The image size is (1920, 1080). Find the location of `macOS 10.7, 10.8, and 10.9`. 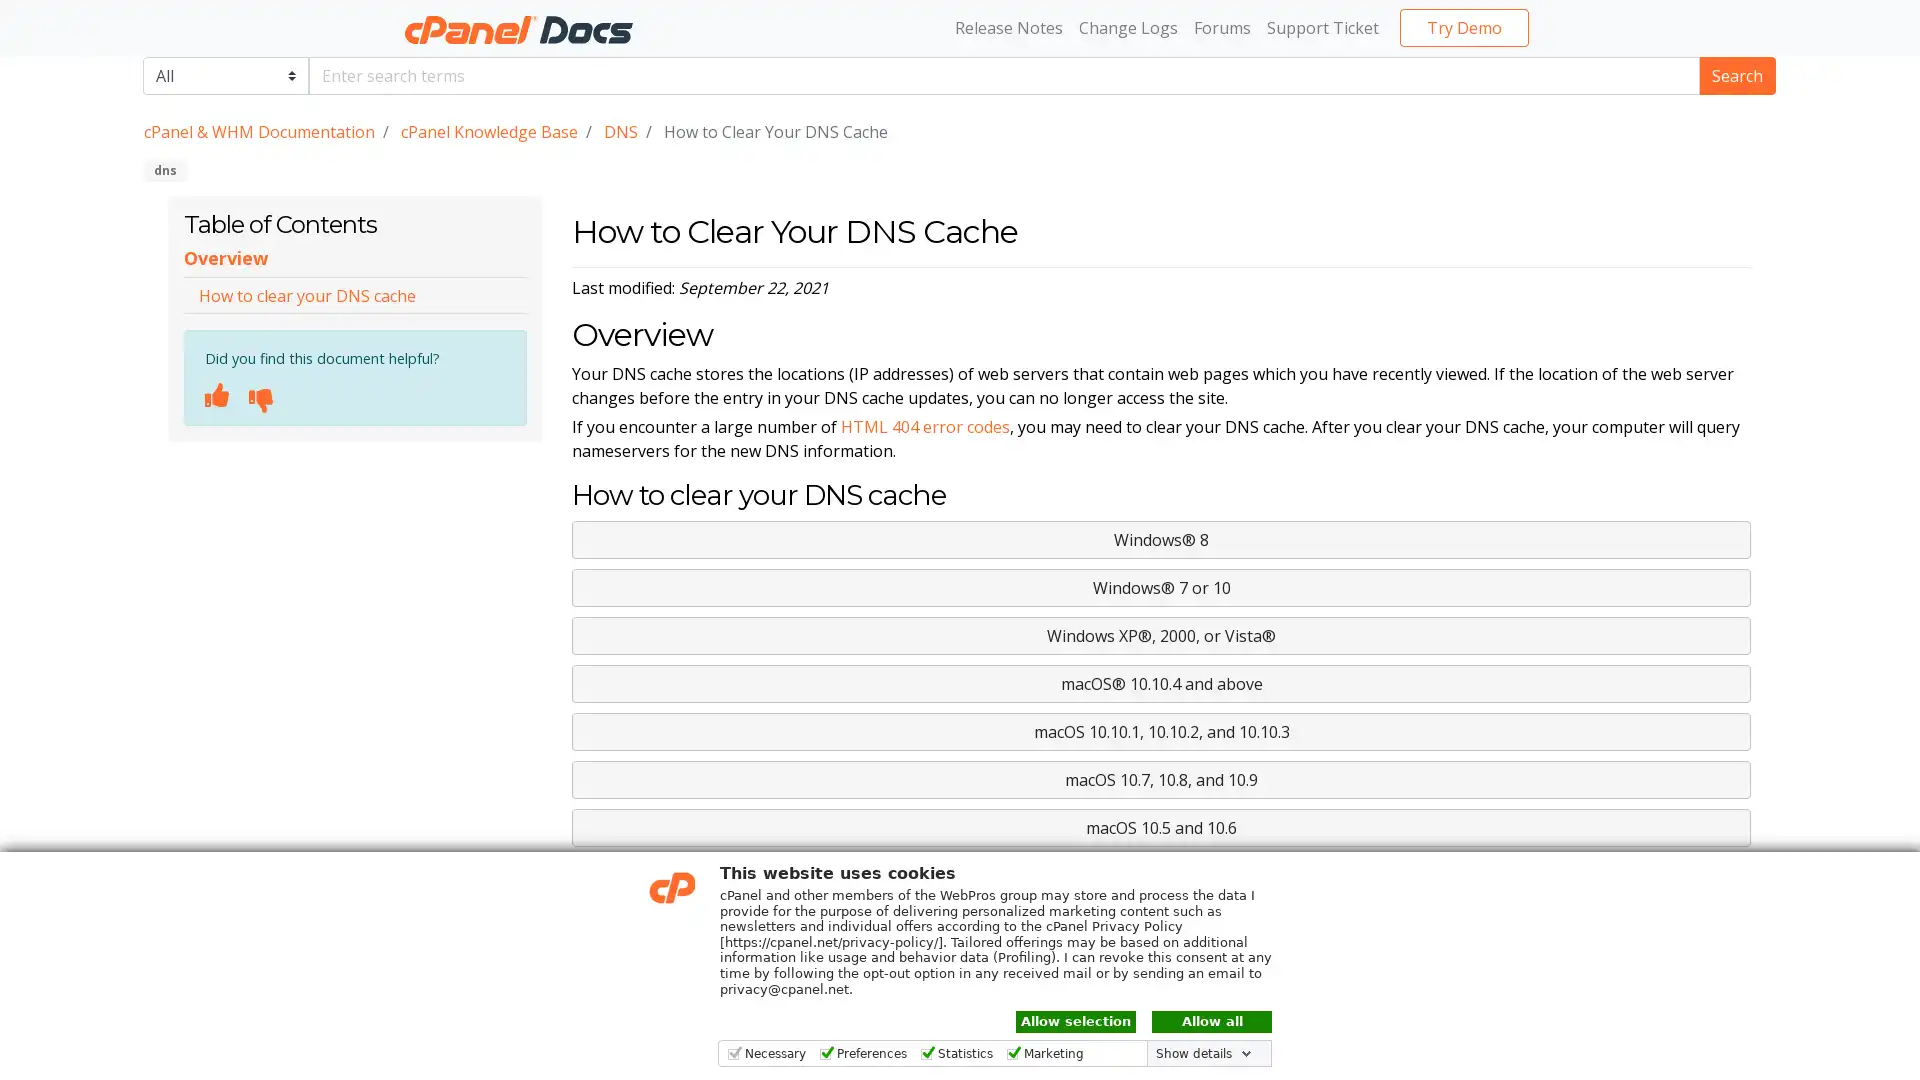

macOS 10.7, 10.8, and 10.9 is located at coordinates (1161, 778).